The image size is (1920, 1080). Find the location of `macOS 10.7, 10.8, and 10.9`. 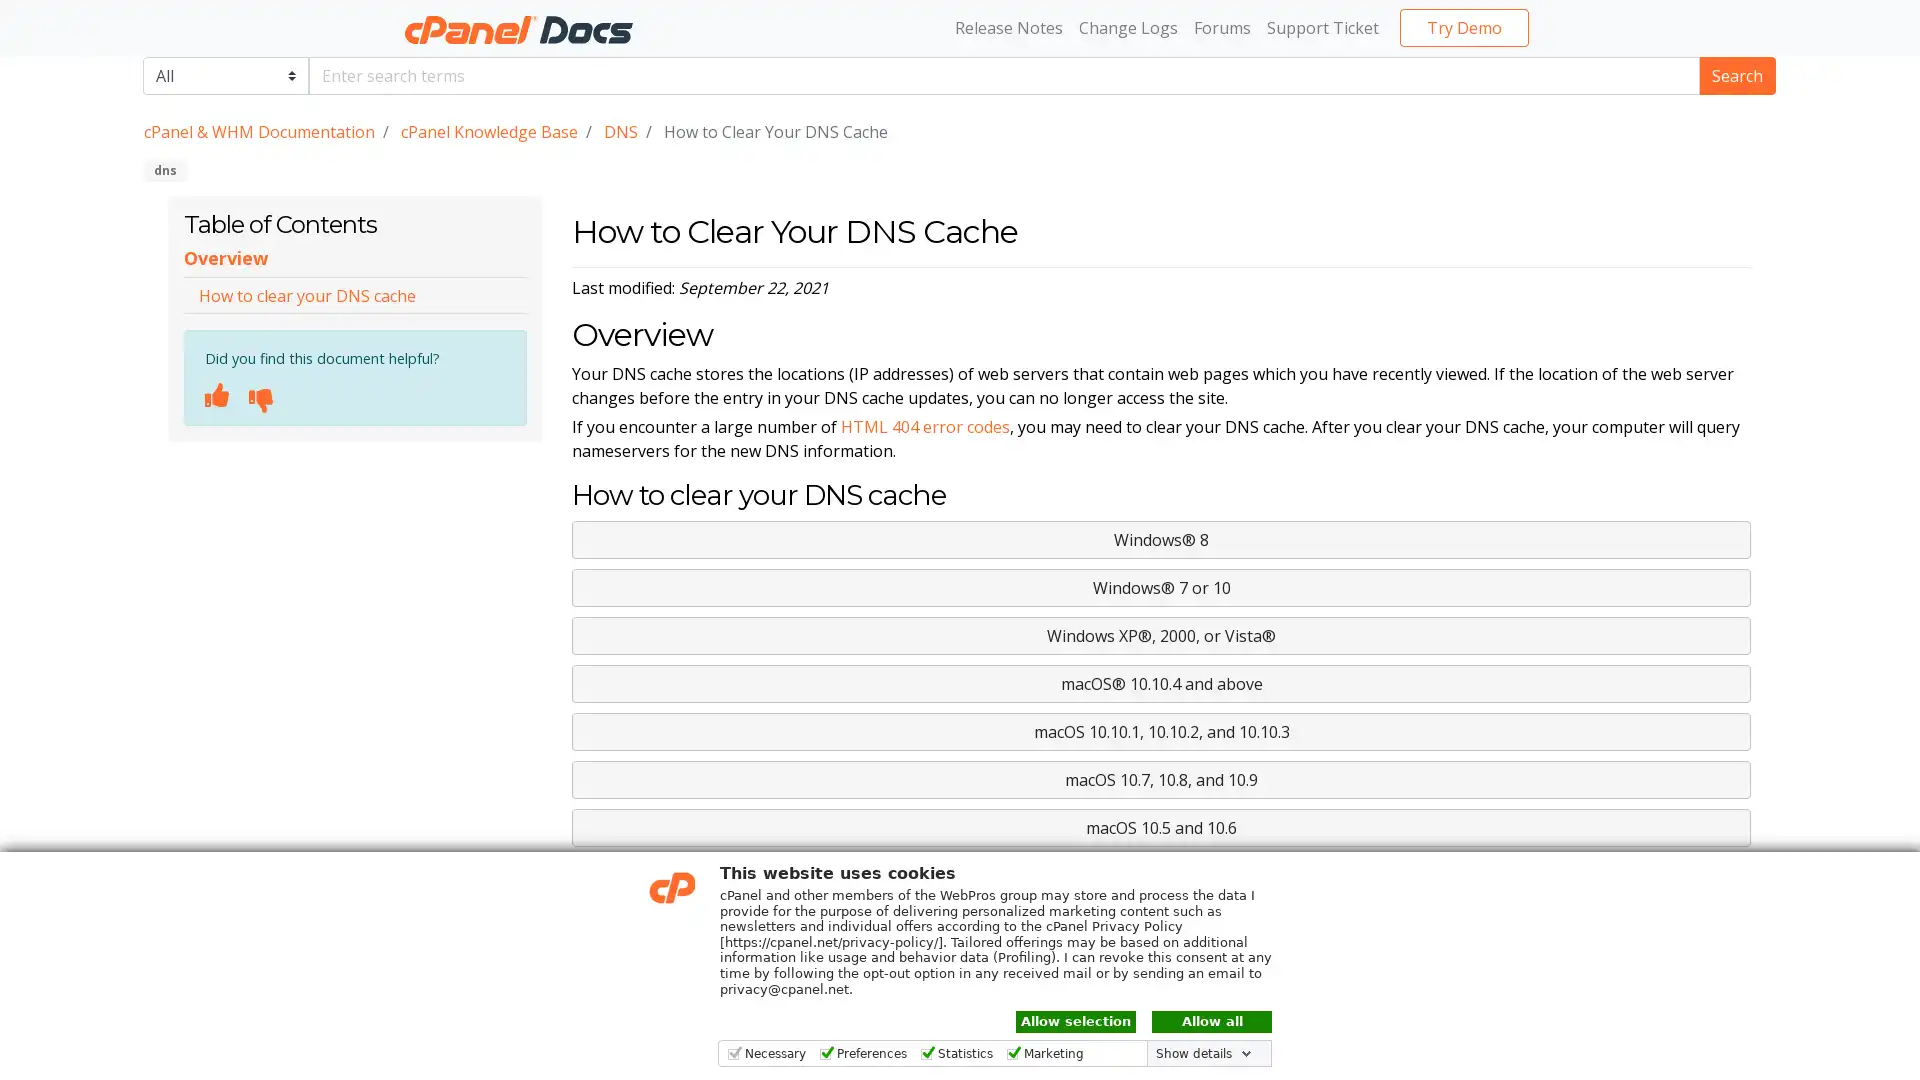

macOS 10.7, 10.8, and 10.9 is located at coordinates (1161, 778).